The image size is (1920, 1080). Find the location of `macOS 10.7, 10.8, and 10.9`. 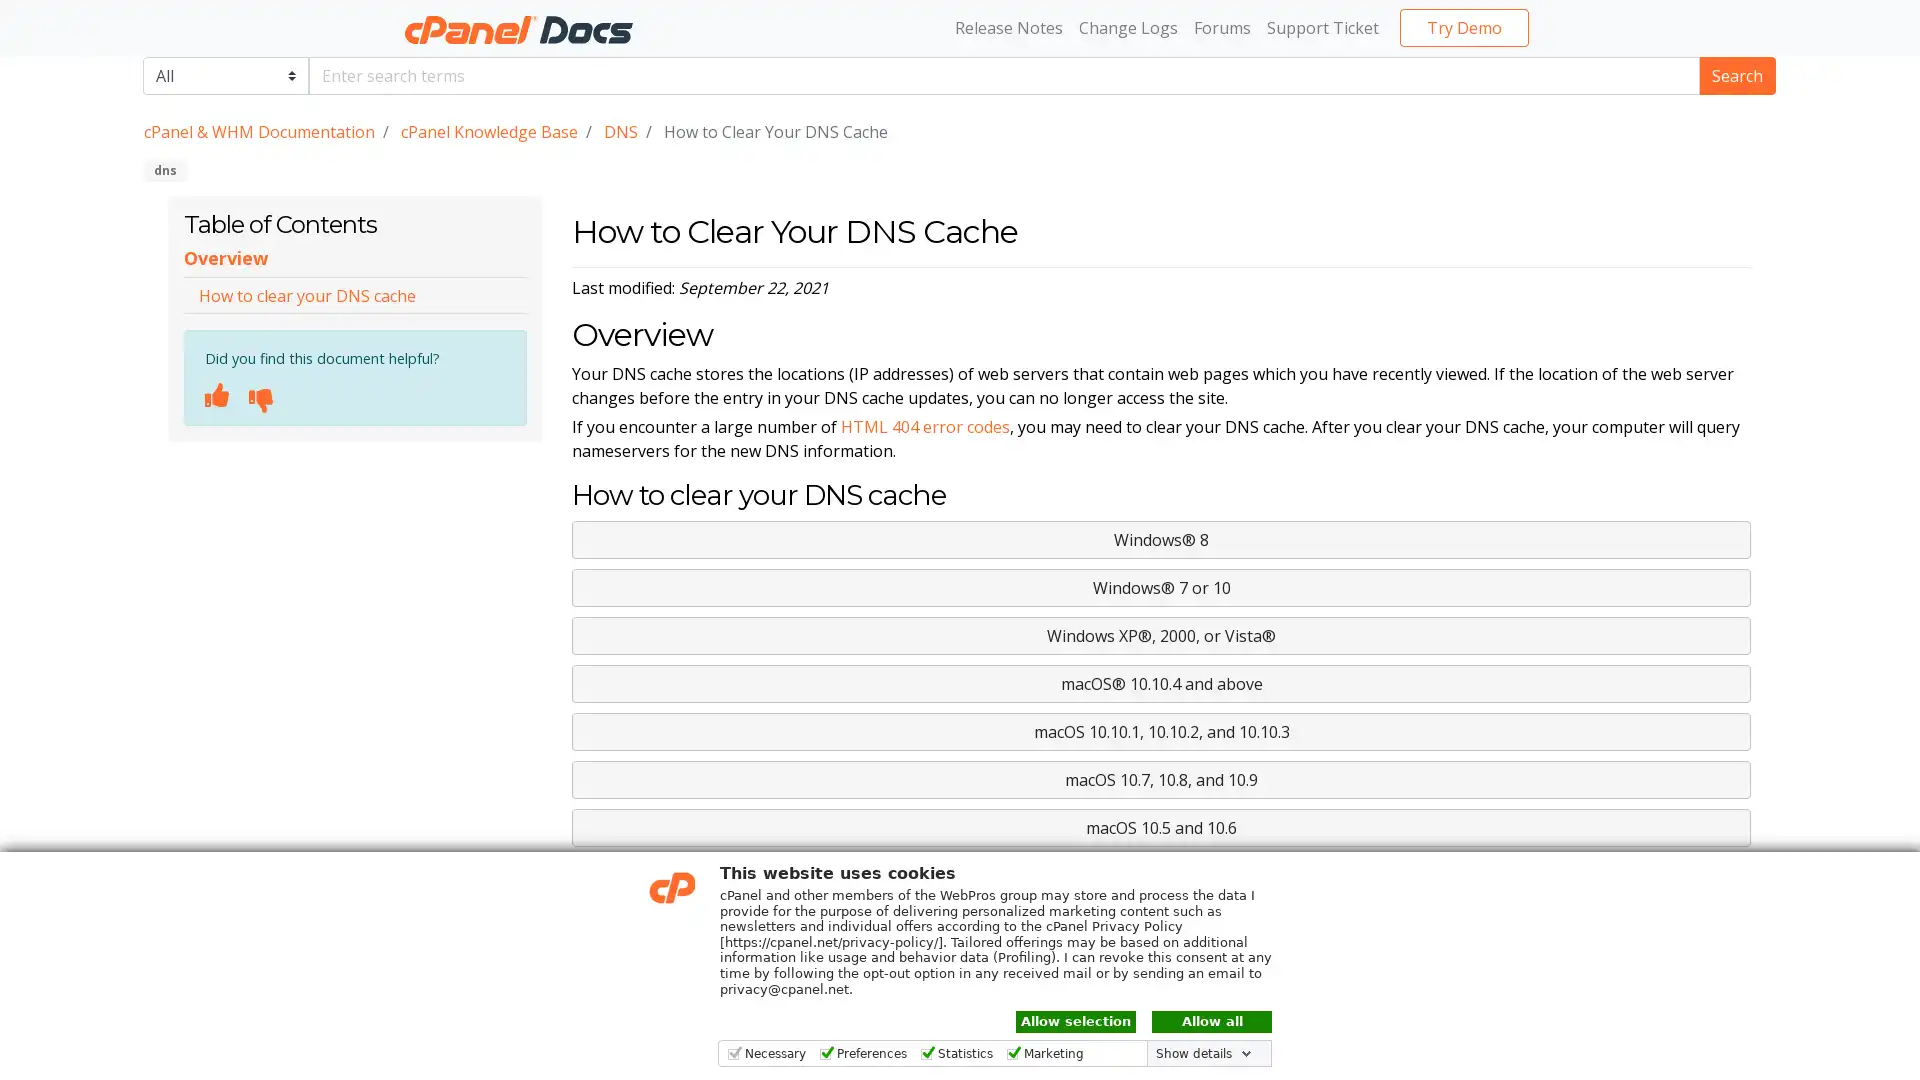

macOS 10.7, 10.8, and 10.9 is located at coordinates (1161, 778).